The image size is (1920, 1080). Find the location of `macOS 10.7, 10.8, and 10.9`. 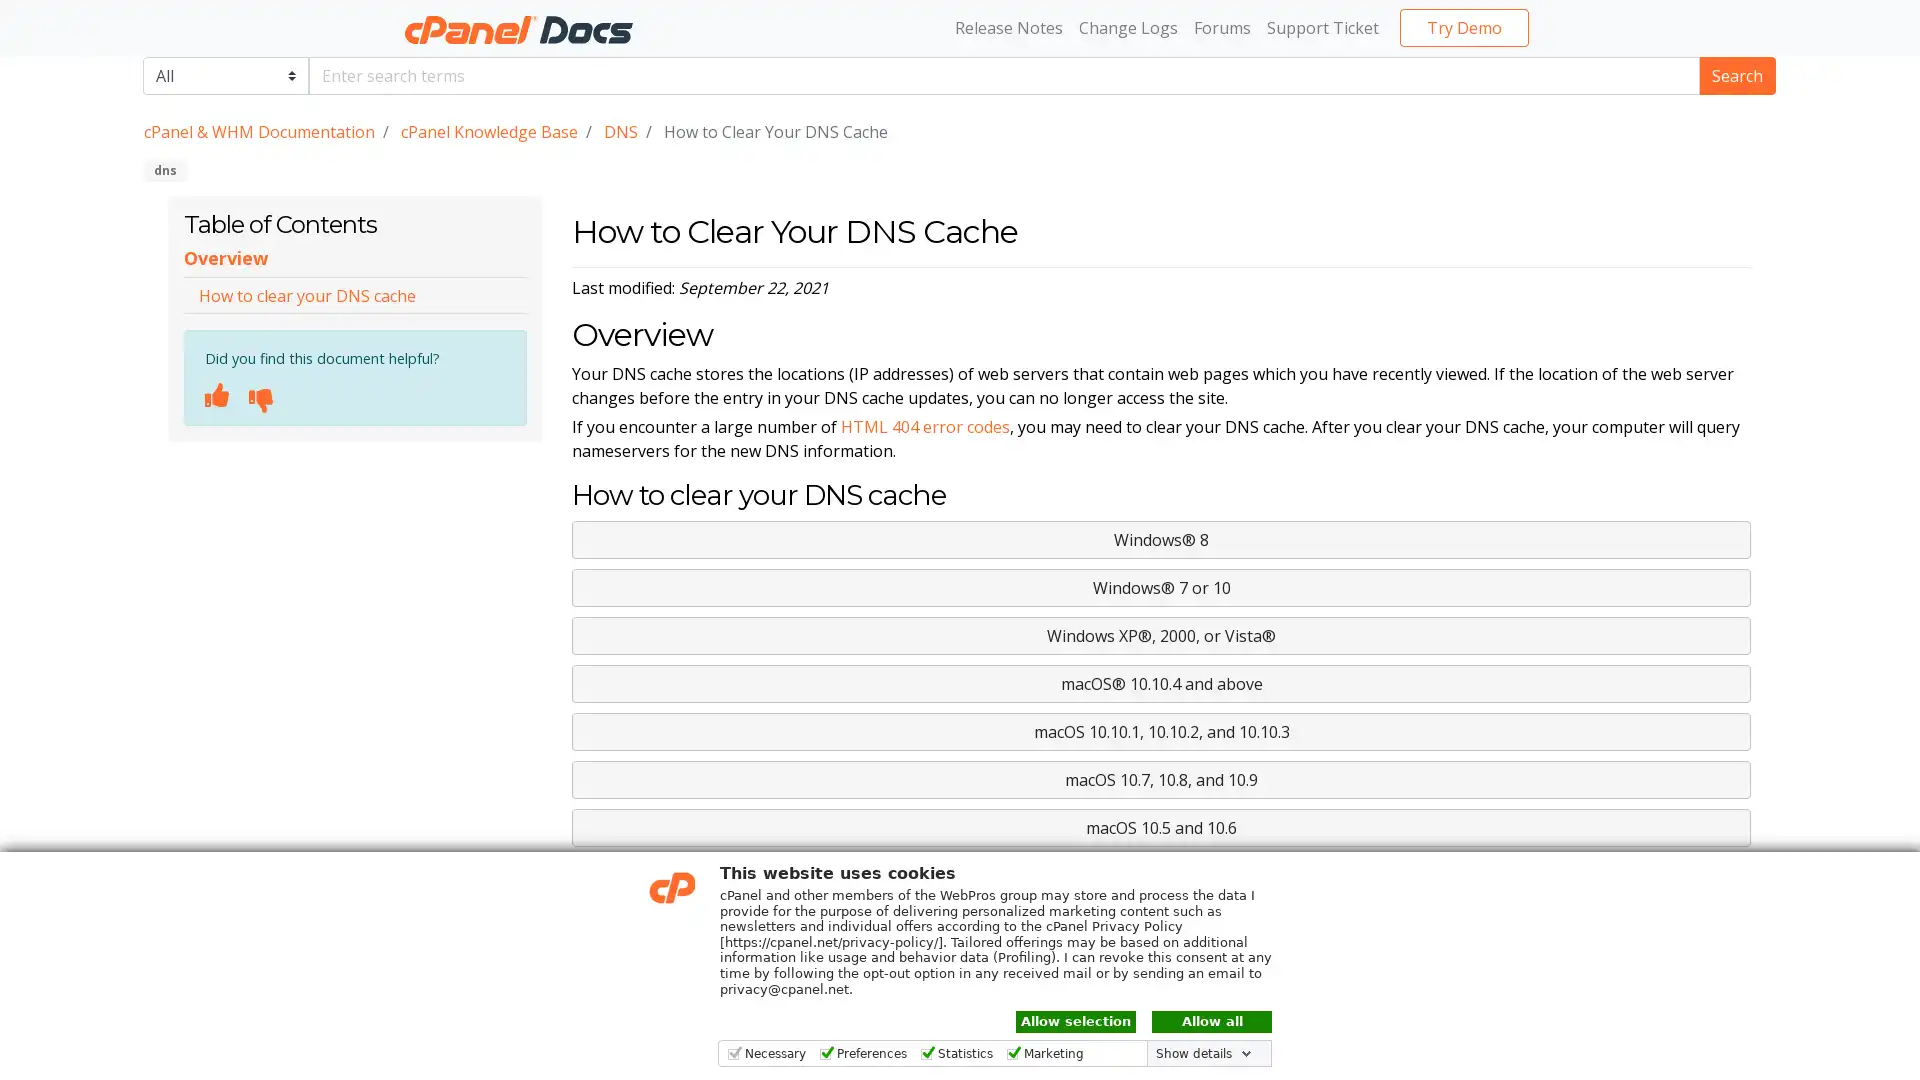

macOS 10.7, 10.8, and 10.9 is located at coordinates (1161, 778).